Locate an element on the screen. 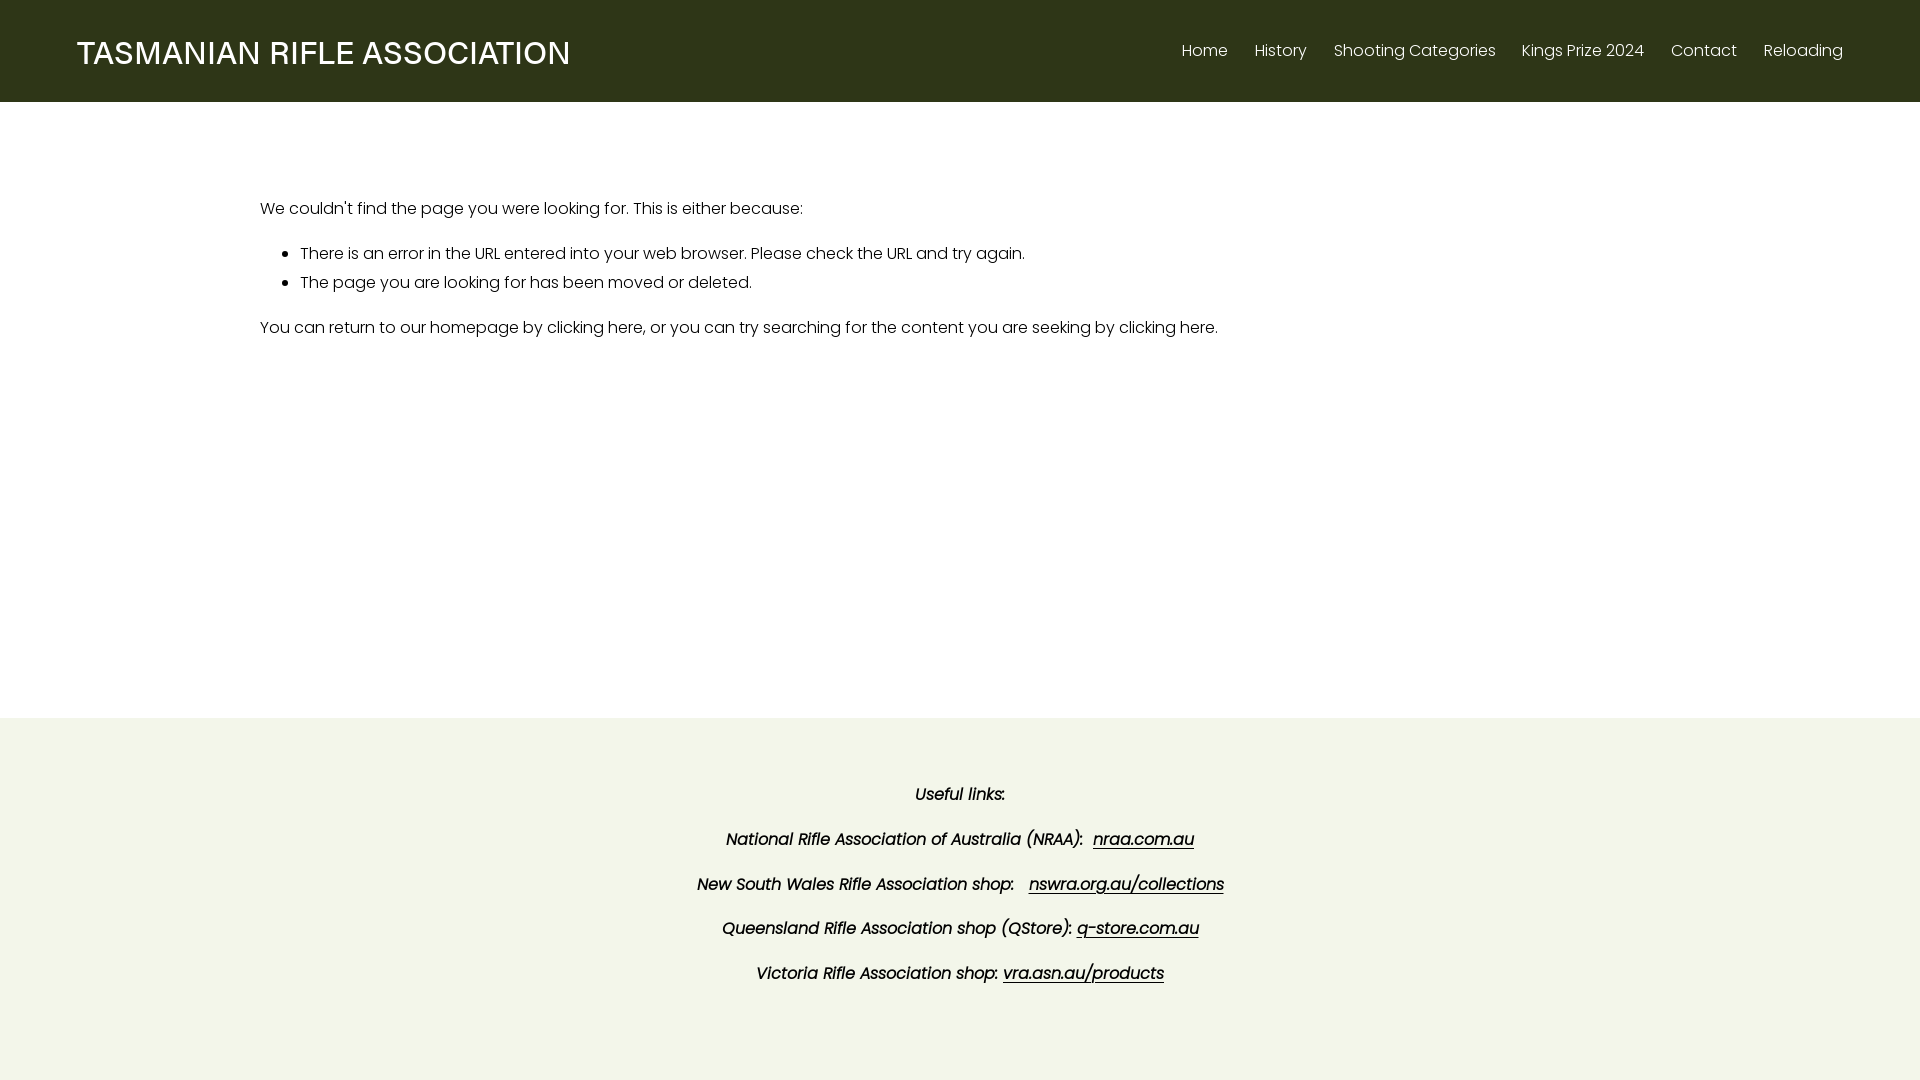 Image resolution: width=1920 pixels, height=1080 pixels. 'Kings Prize 2024' is located at coordinates (1582, 49).